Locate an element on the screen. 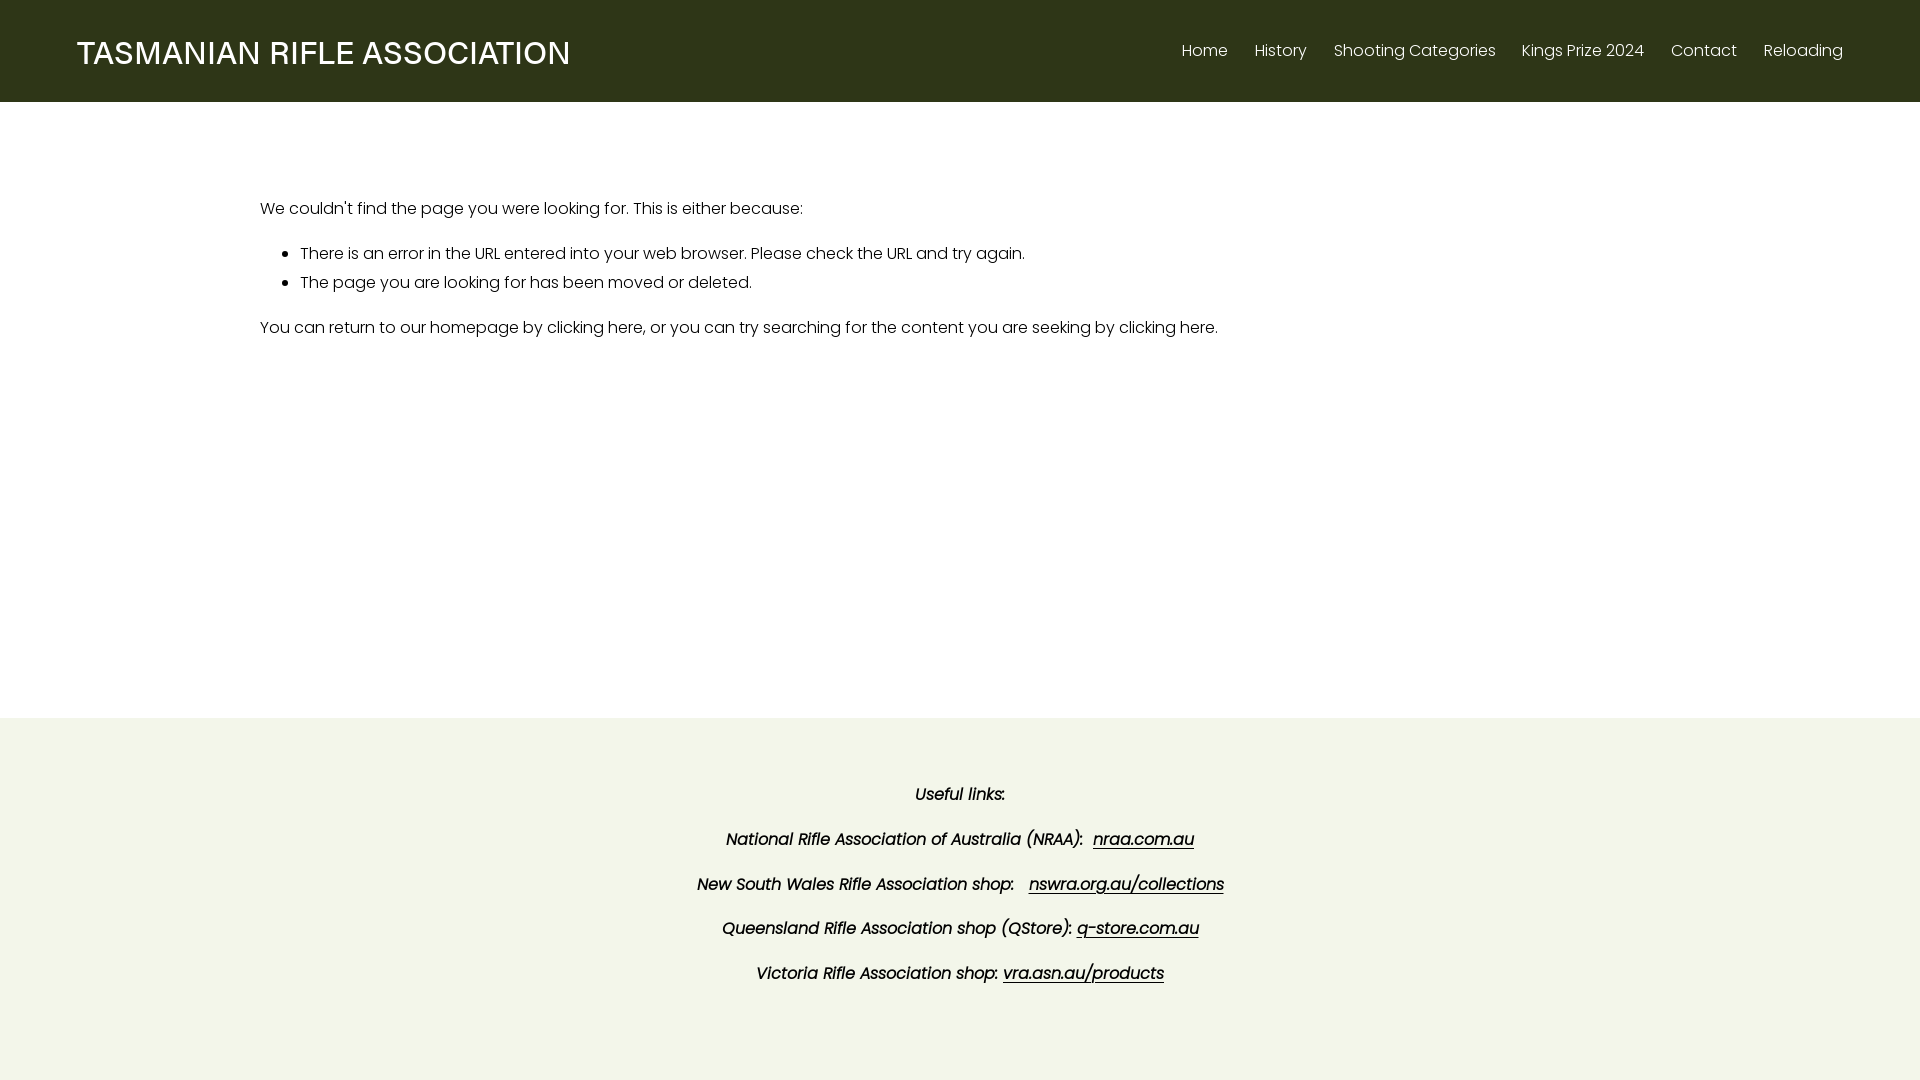 Image resolution: width=1920 pixels, height=1080 pixels. 'Kings Prize 2024' is located at coordinates (1582, 49).